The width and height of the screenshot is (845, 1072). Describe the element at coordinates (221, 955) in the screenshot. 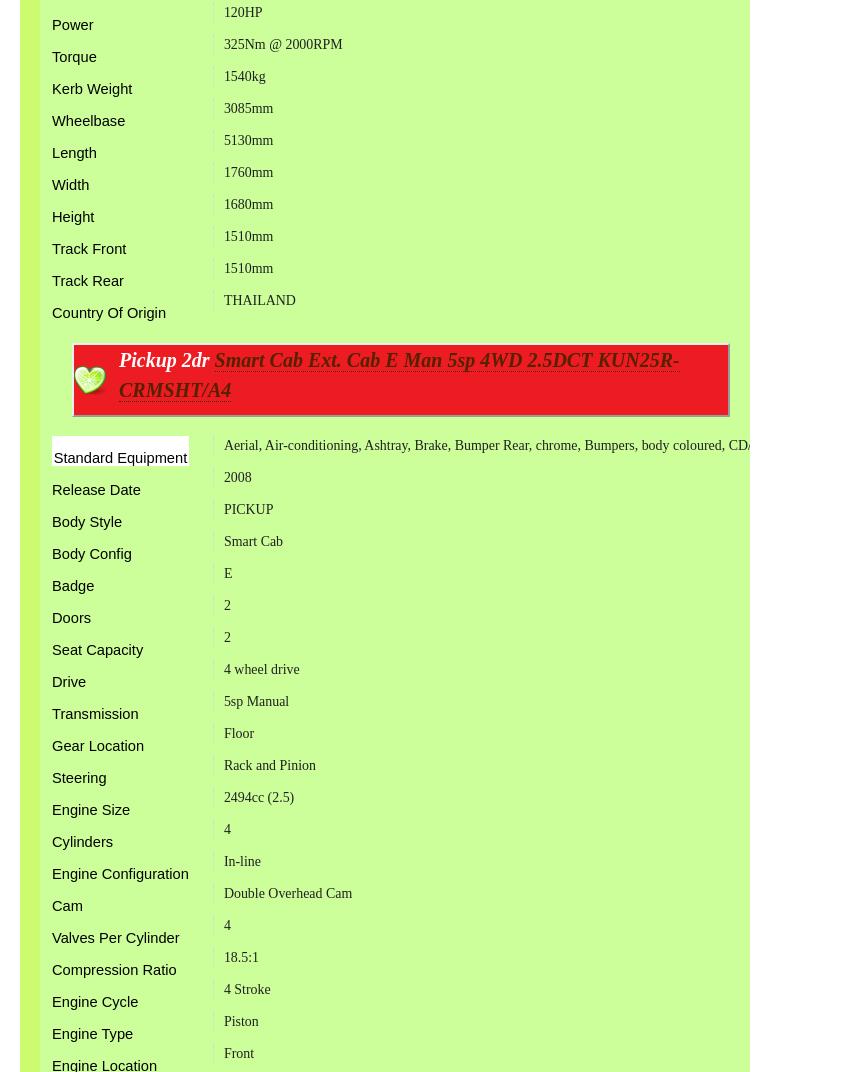

I see `'18.5:1'` at that location.